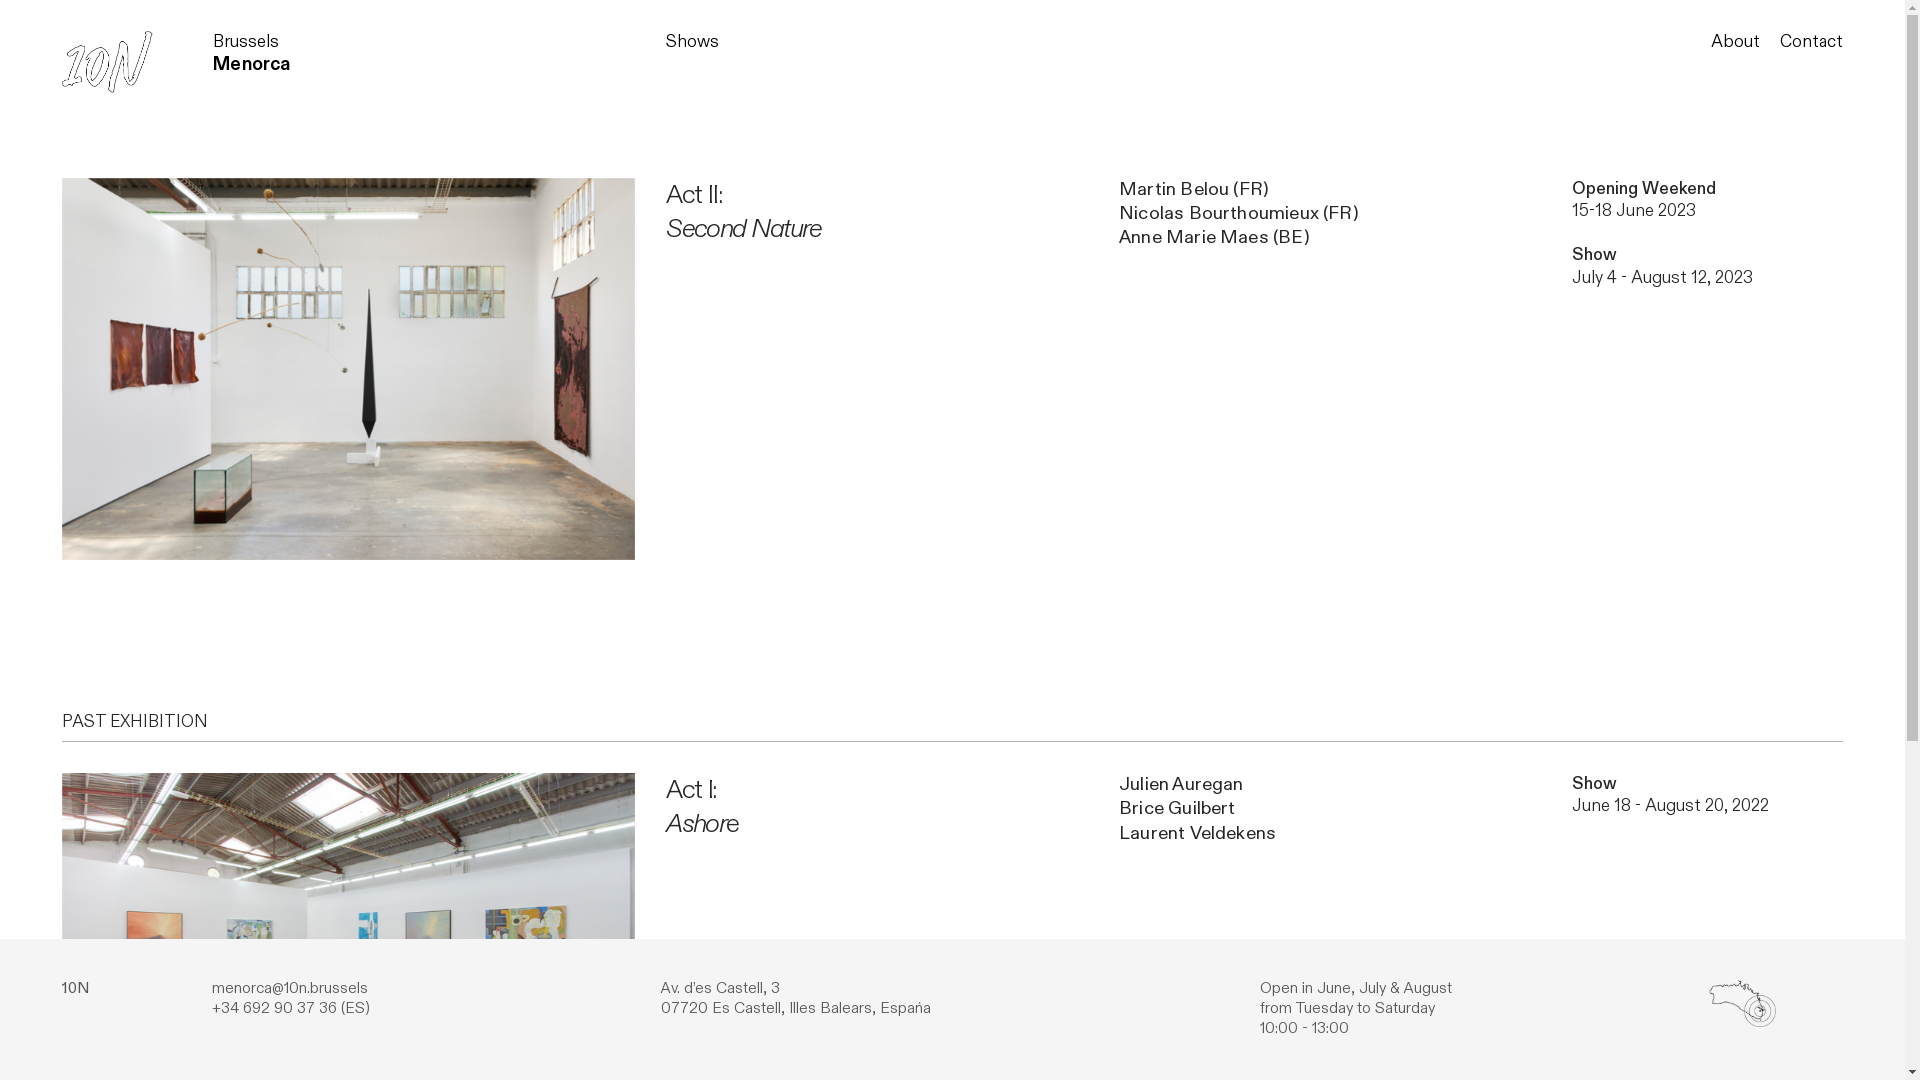  I want to click on 'Act I:, so click(696, 805).